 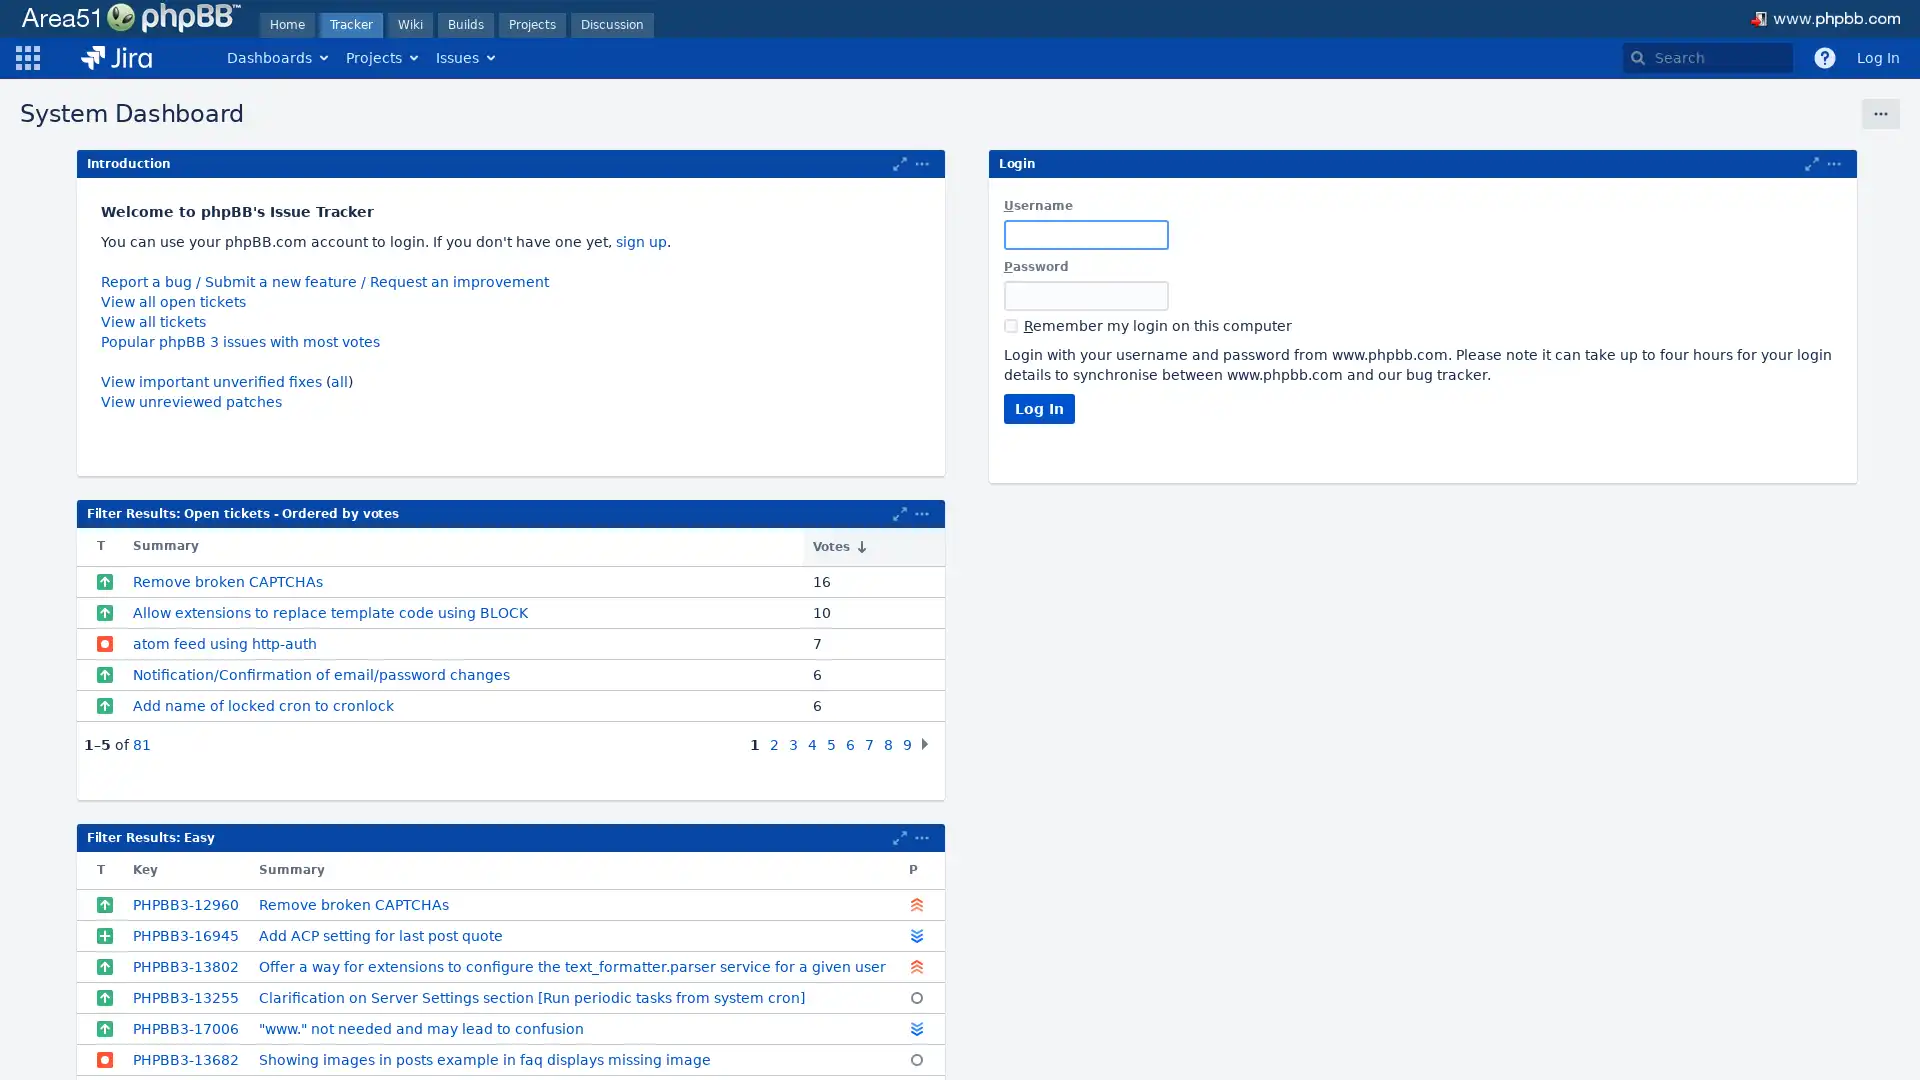 What do you see at coordinates (920, 163) in the screenshot?
I see `Expand` at bounding box center [920, 163].